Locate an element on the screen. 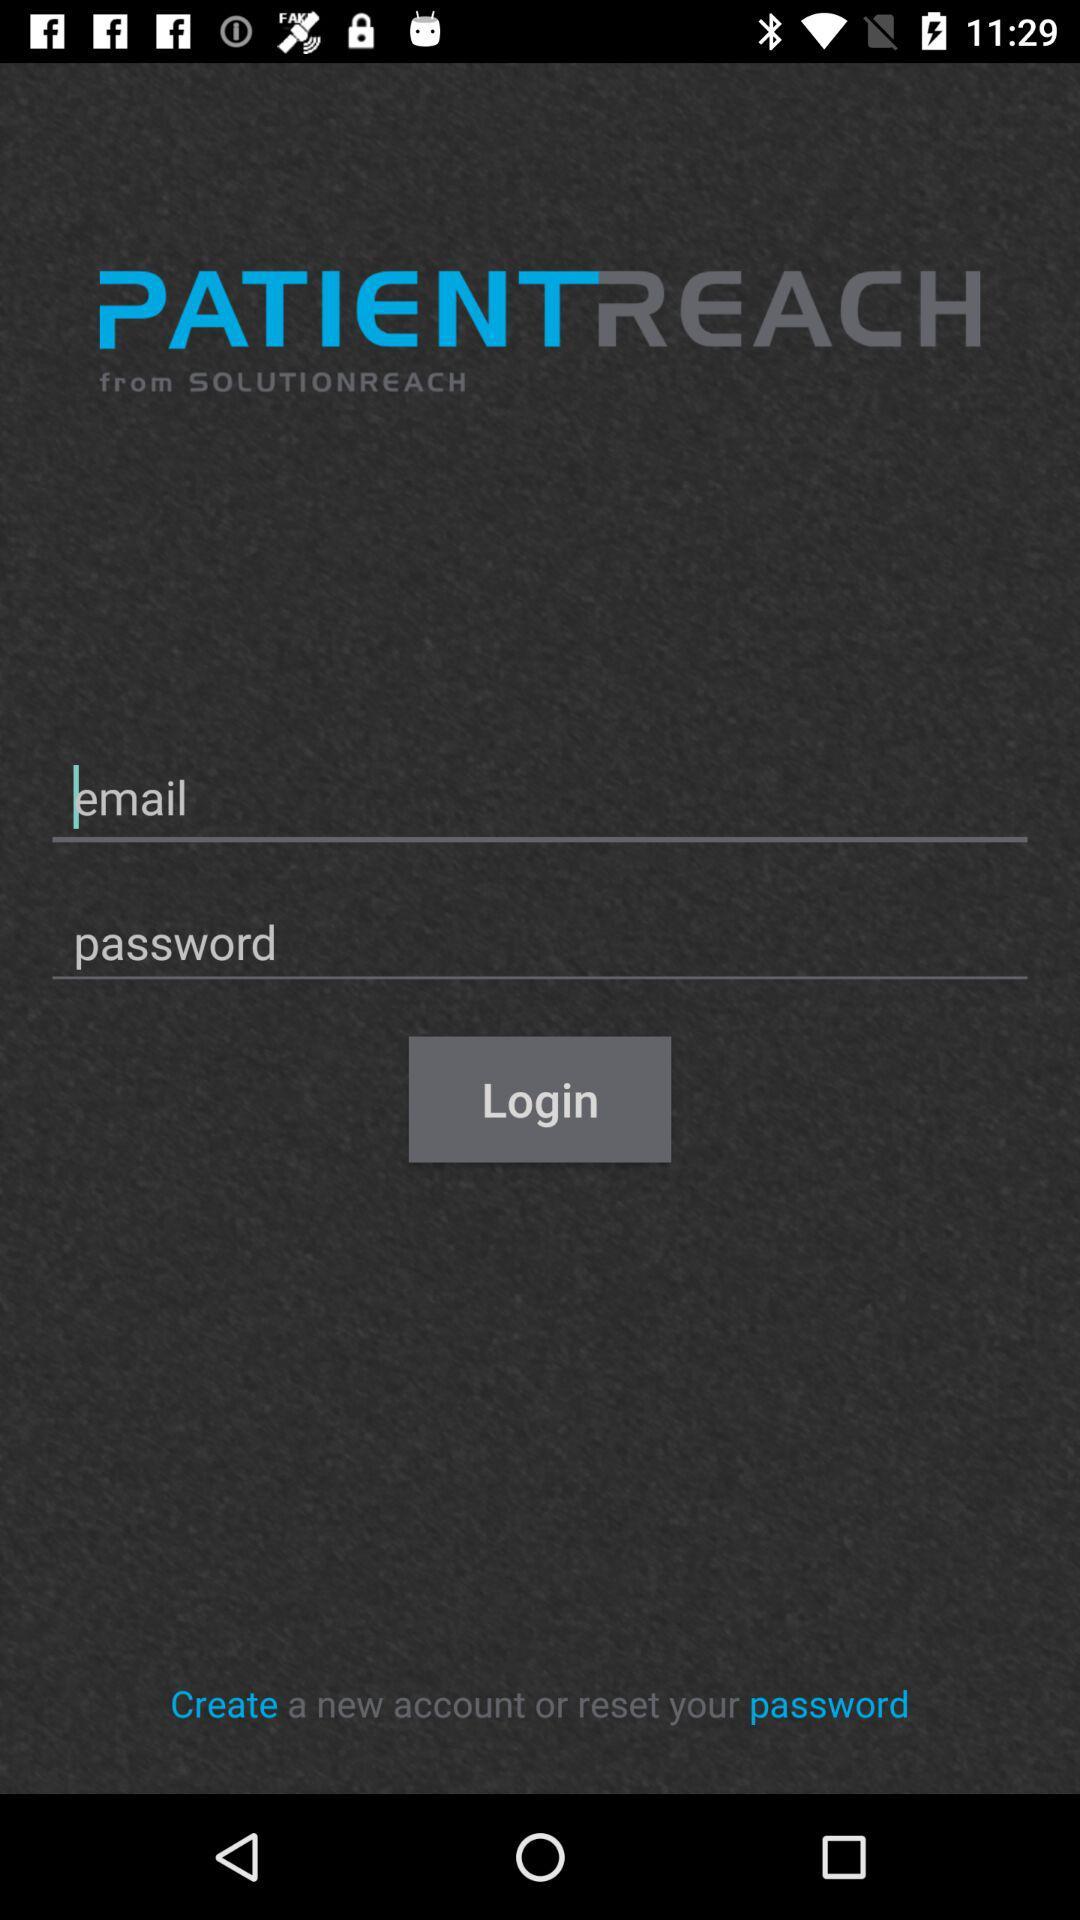 The image size is (1080, 1920). the icon next to the a new account is located at coordinates (829, 1702).